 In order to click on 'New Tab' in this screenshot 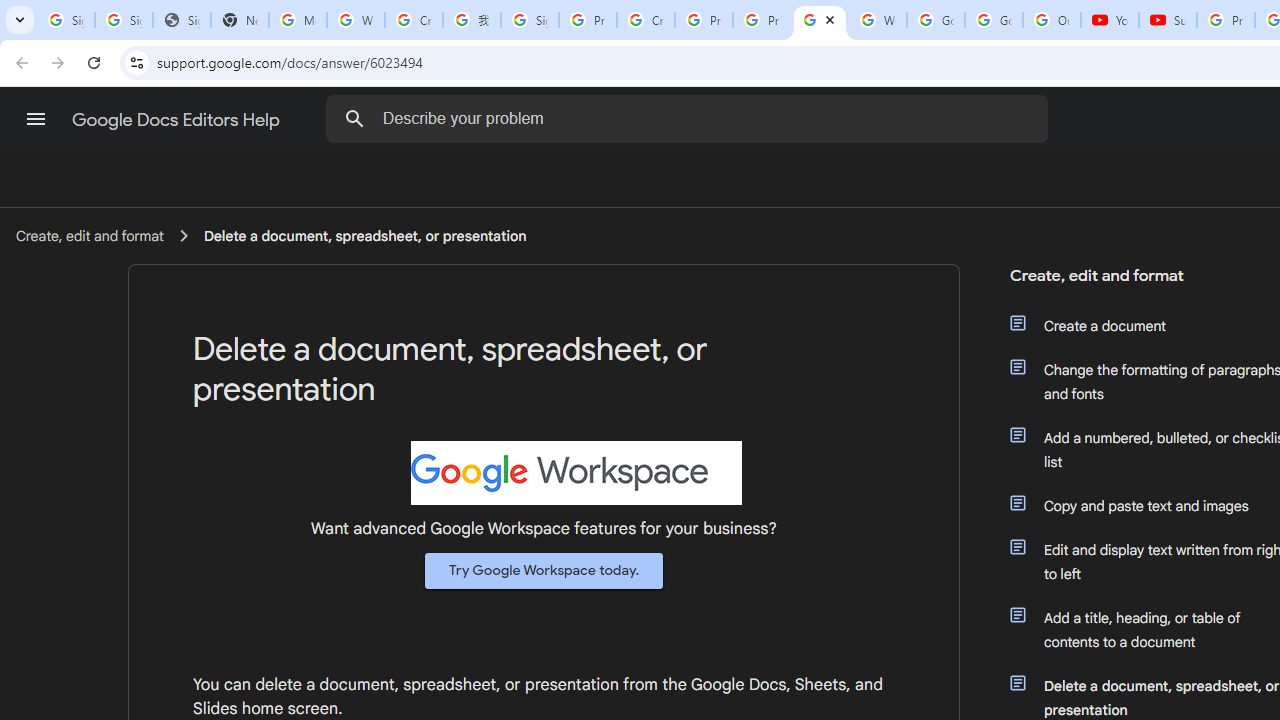, I will do `click(240, 20)`.